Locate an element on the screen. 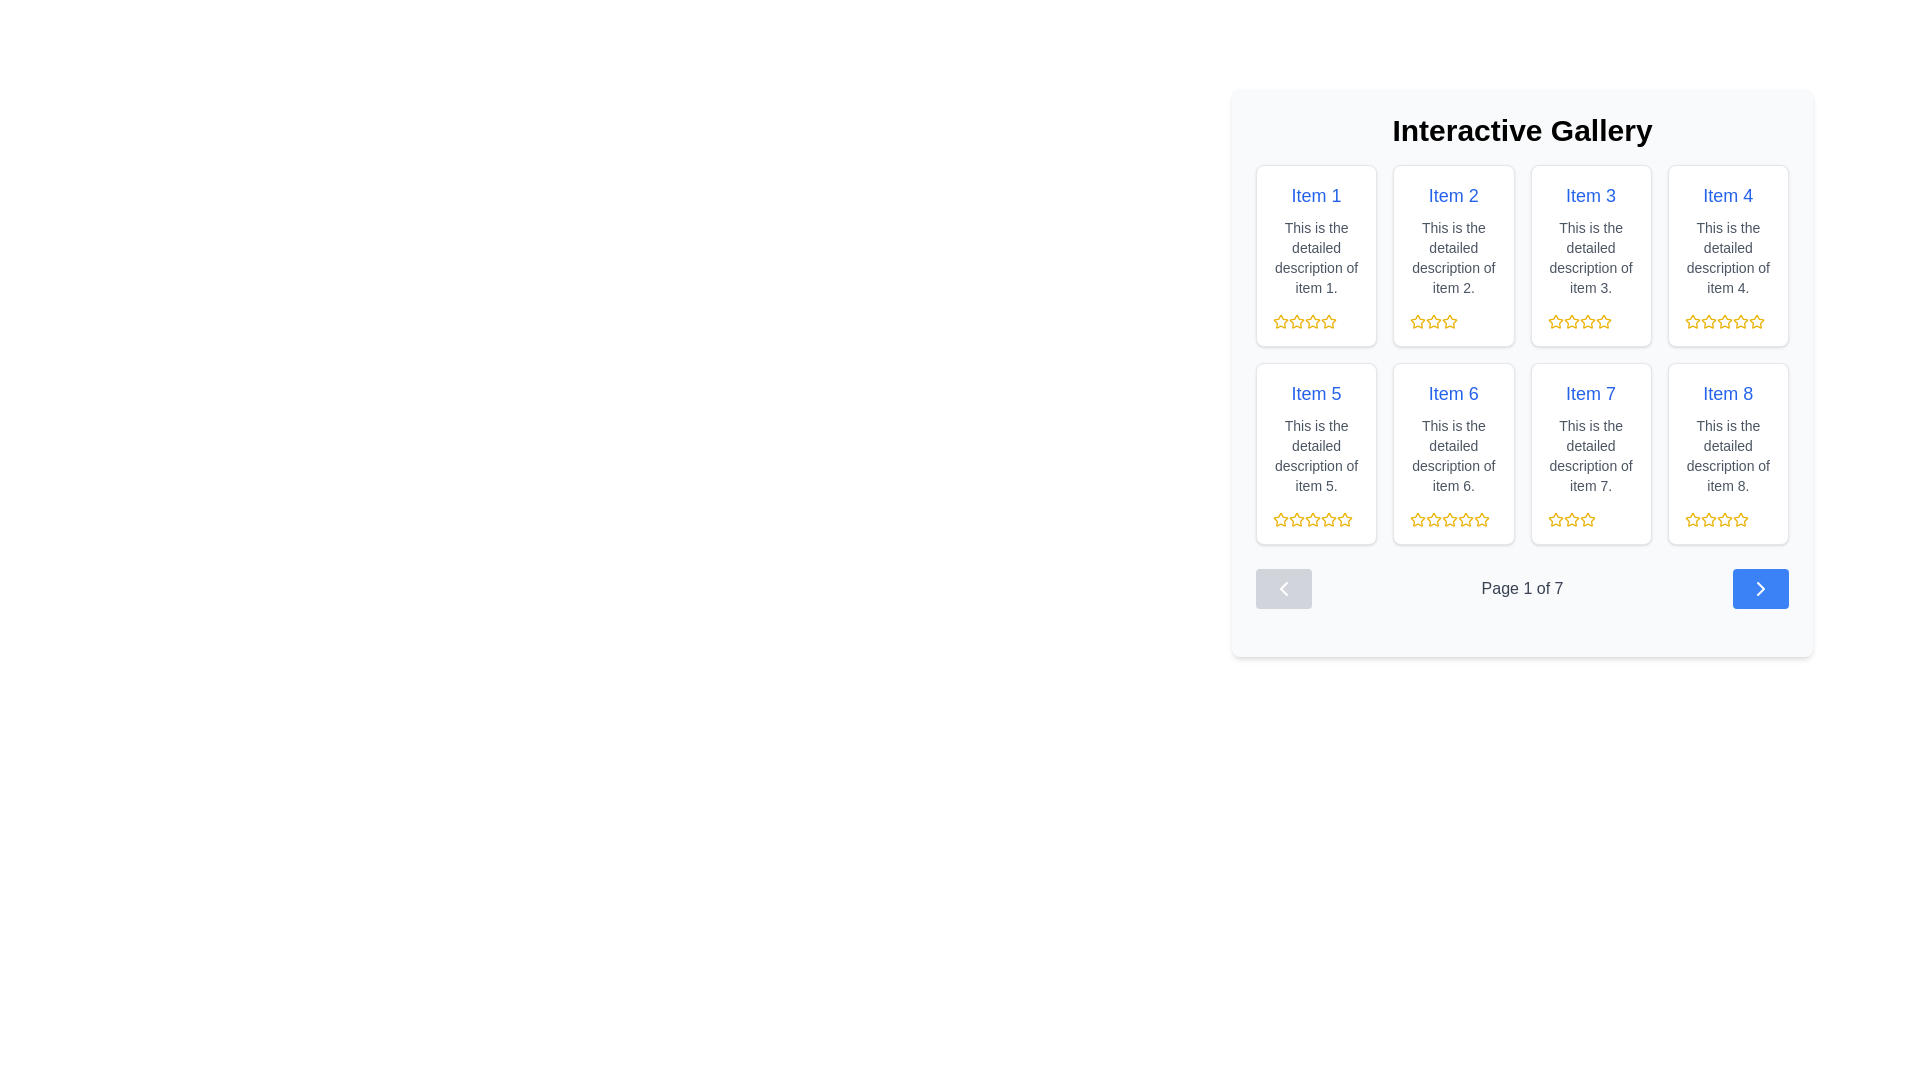  the second Rating Star Icon under the item box labeled 'Item 5' is located at coordinates (1344, 518).